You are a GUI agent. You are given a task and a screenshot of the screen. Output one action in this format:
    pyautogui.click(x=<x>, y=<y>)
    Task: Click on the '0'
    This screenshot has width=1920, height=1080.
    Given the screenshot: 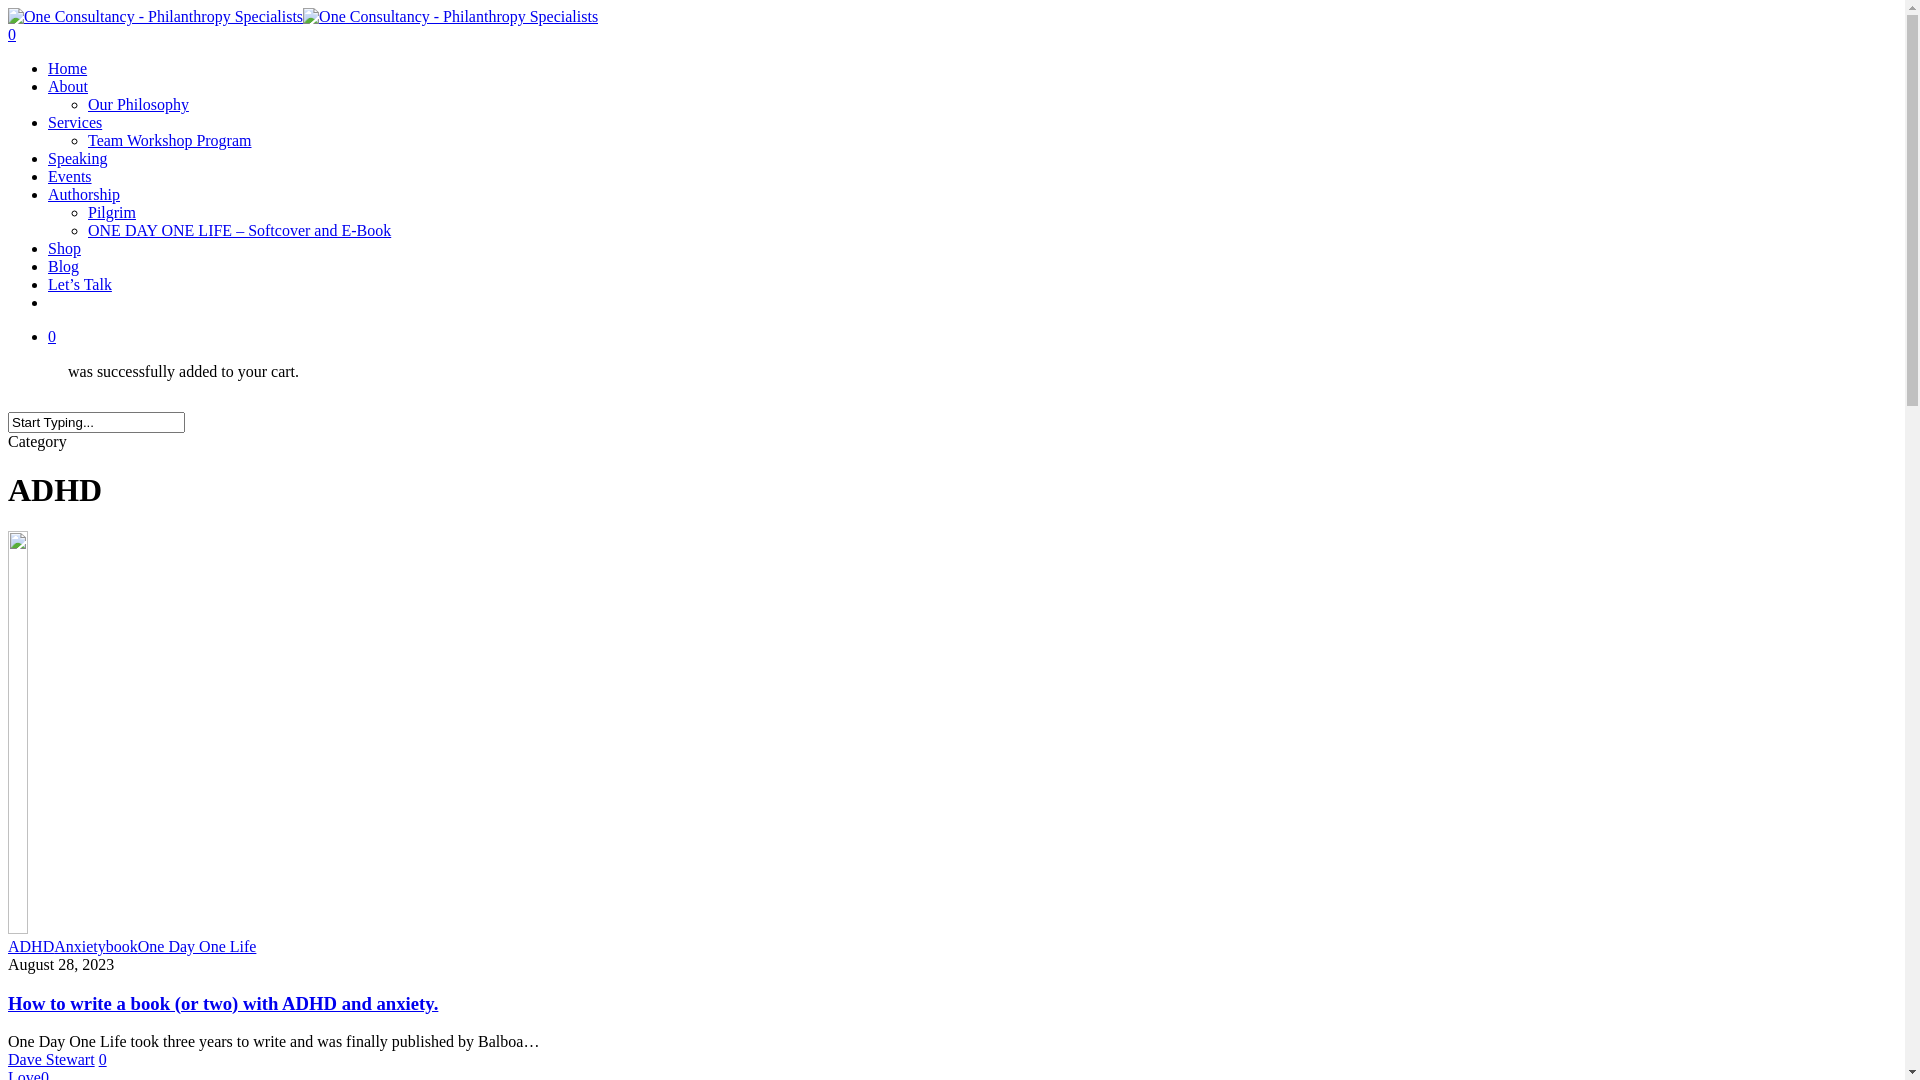 What is the action you would take?
    pyautogui.click(x=101, y=1058)
    